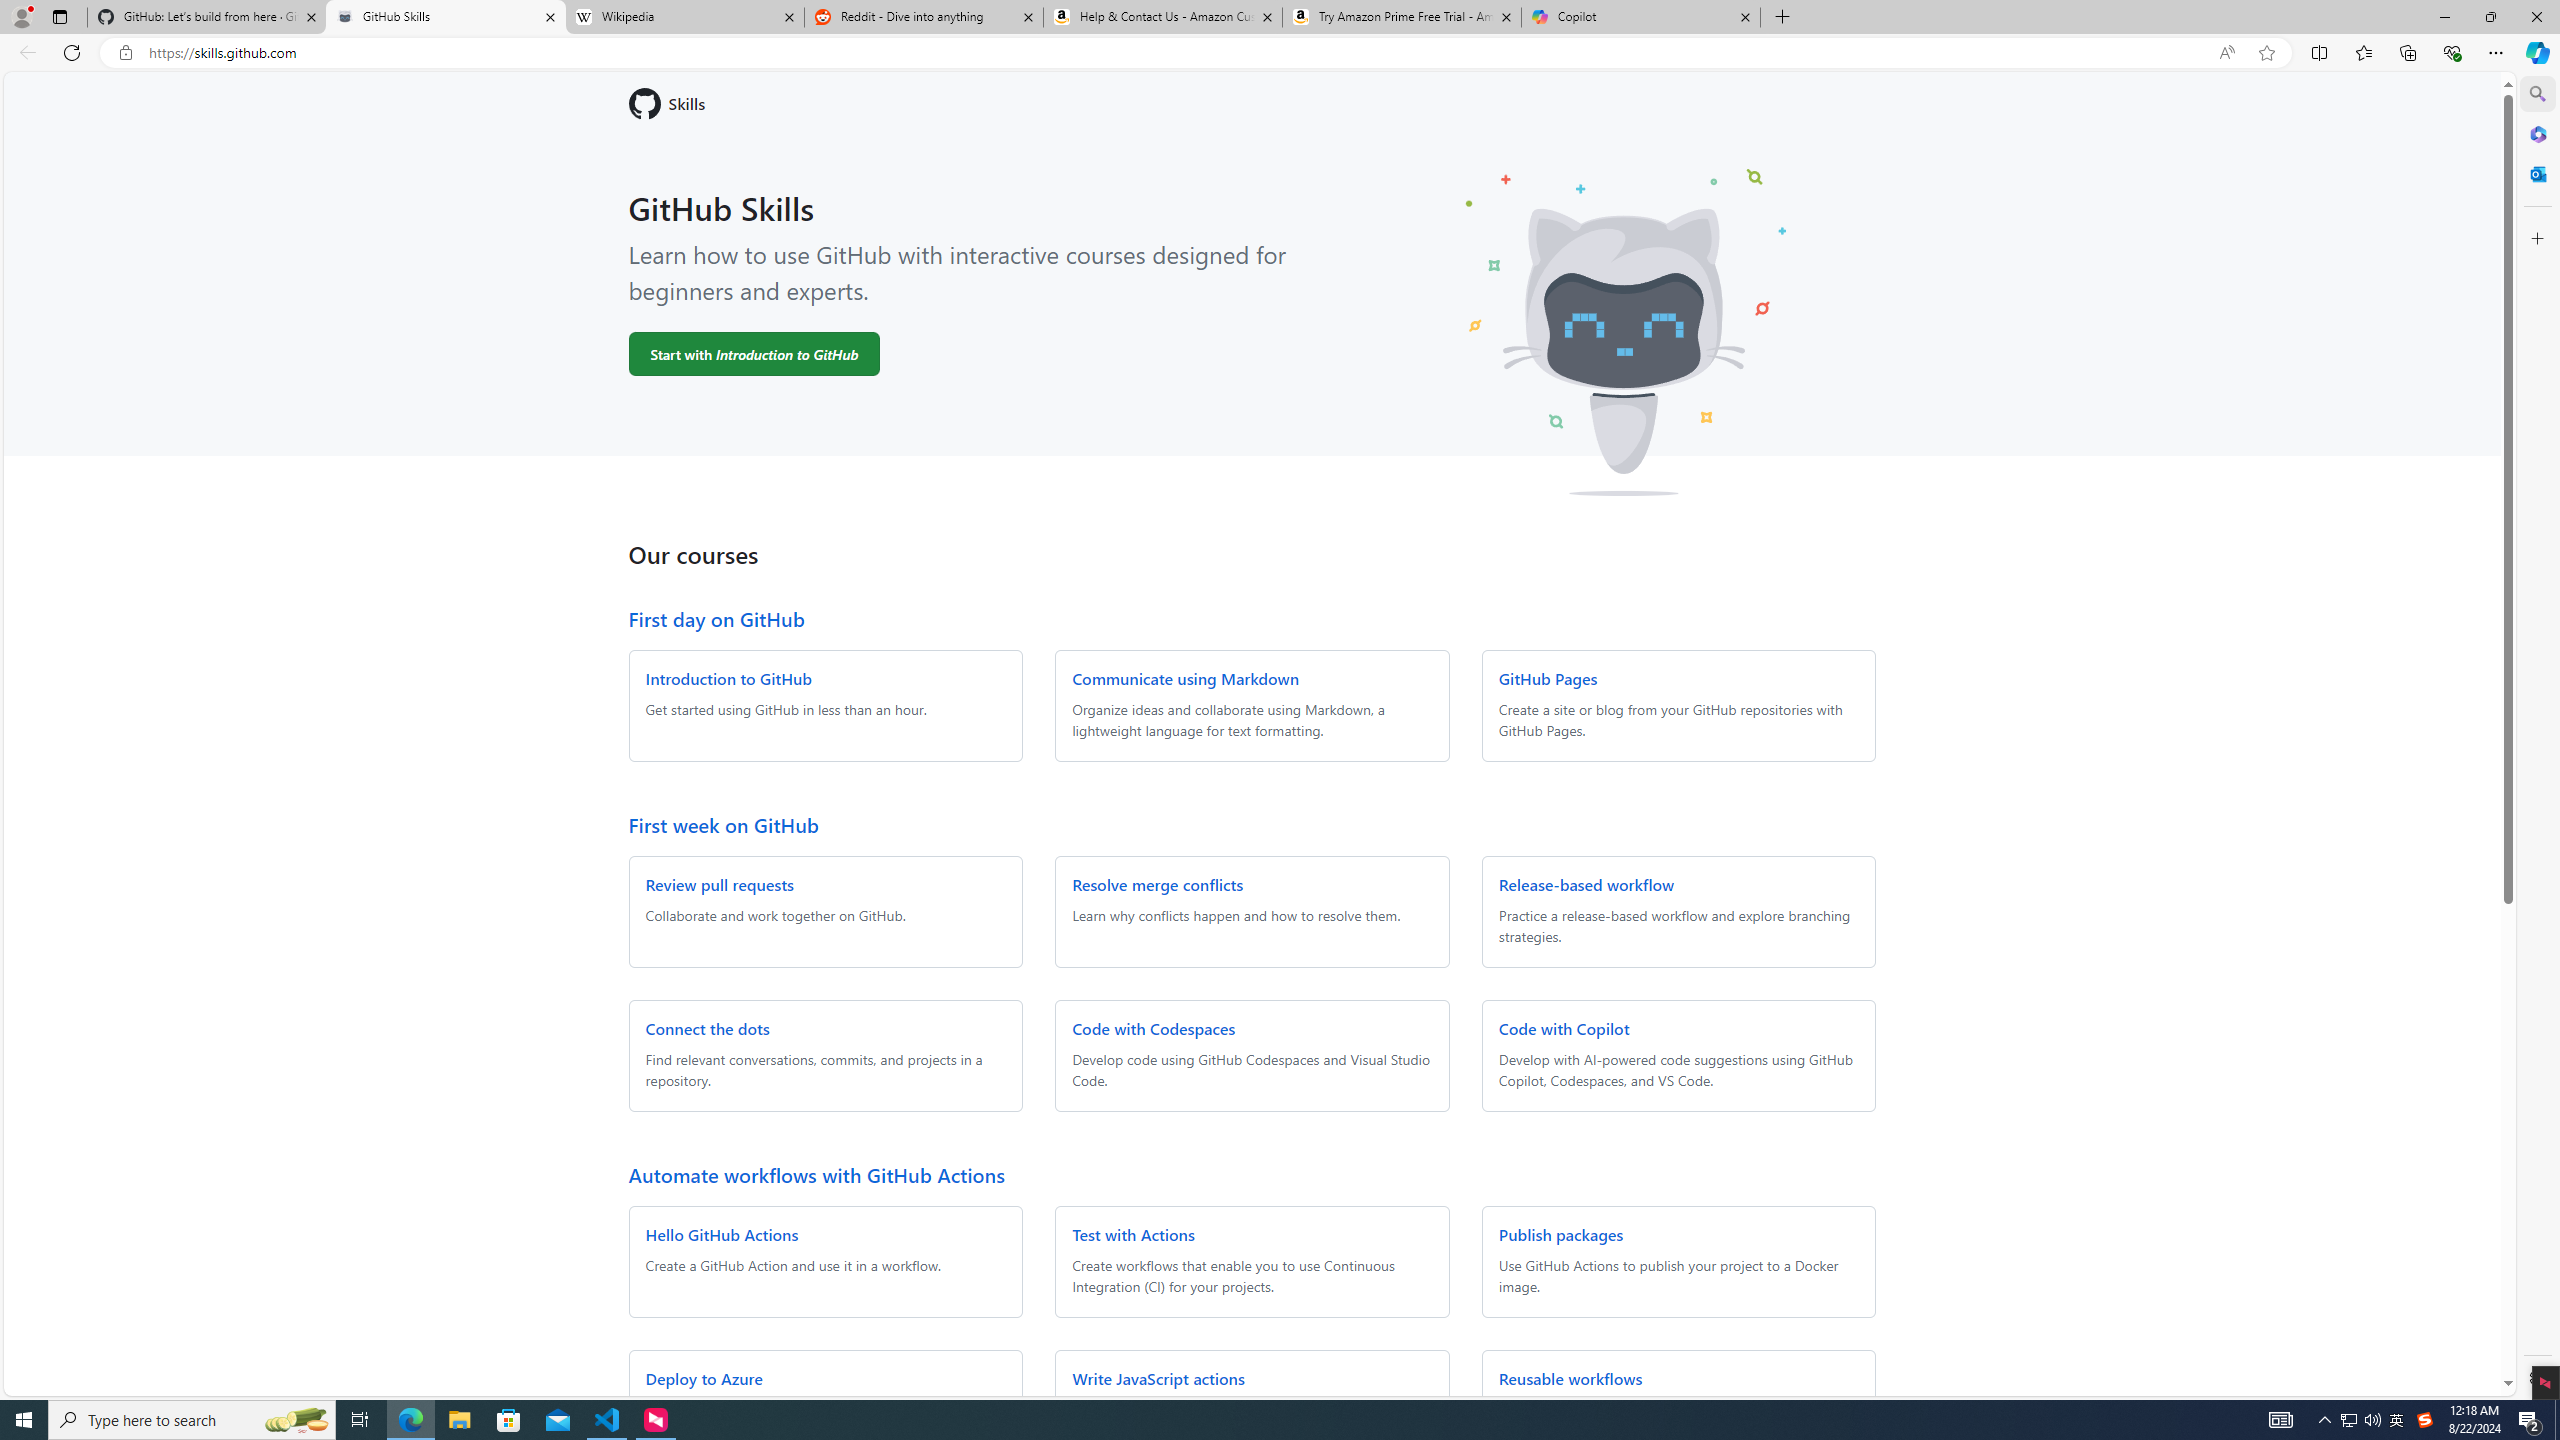 Image resolution: width=2560 pixels, height=1440 pixels. I want to click on 'Code with Codespaces', so click(1153, 1027).